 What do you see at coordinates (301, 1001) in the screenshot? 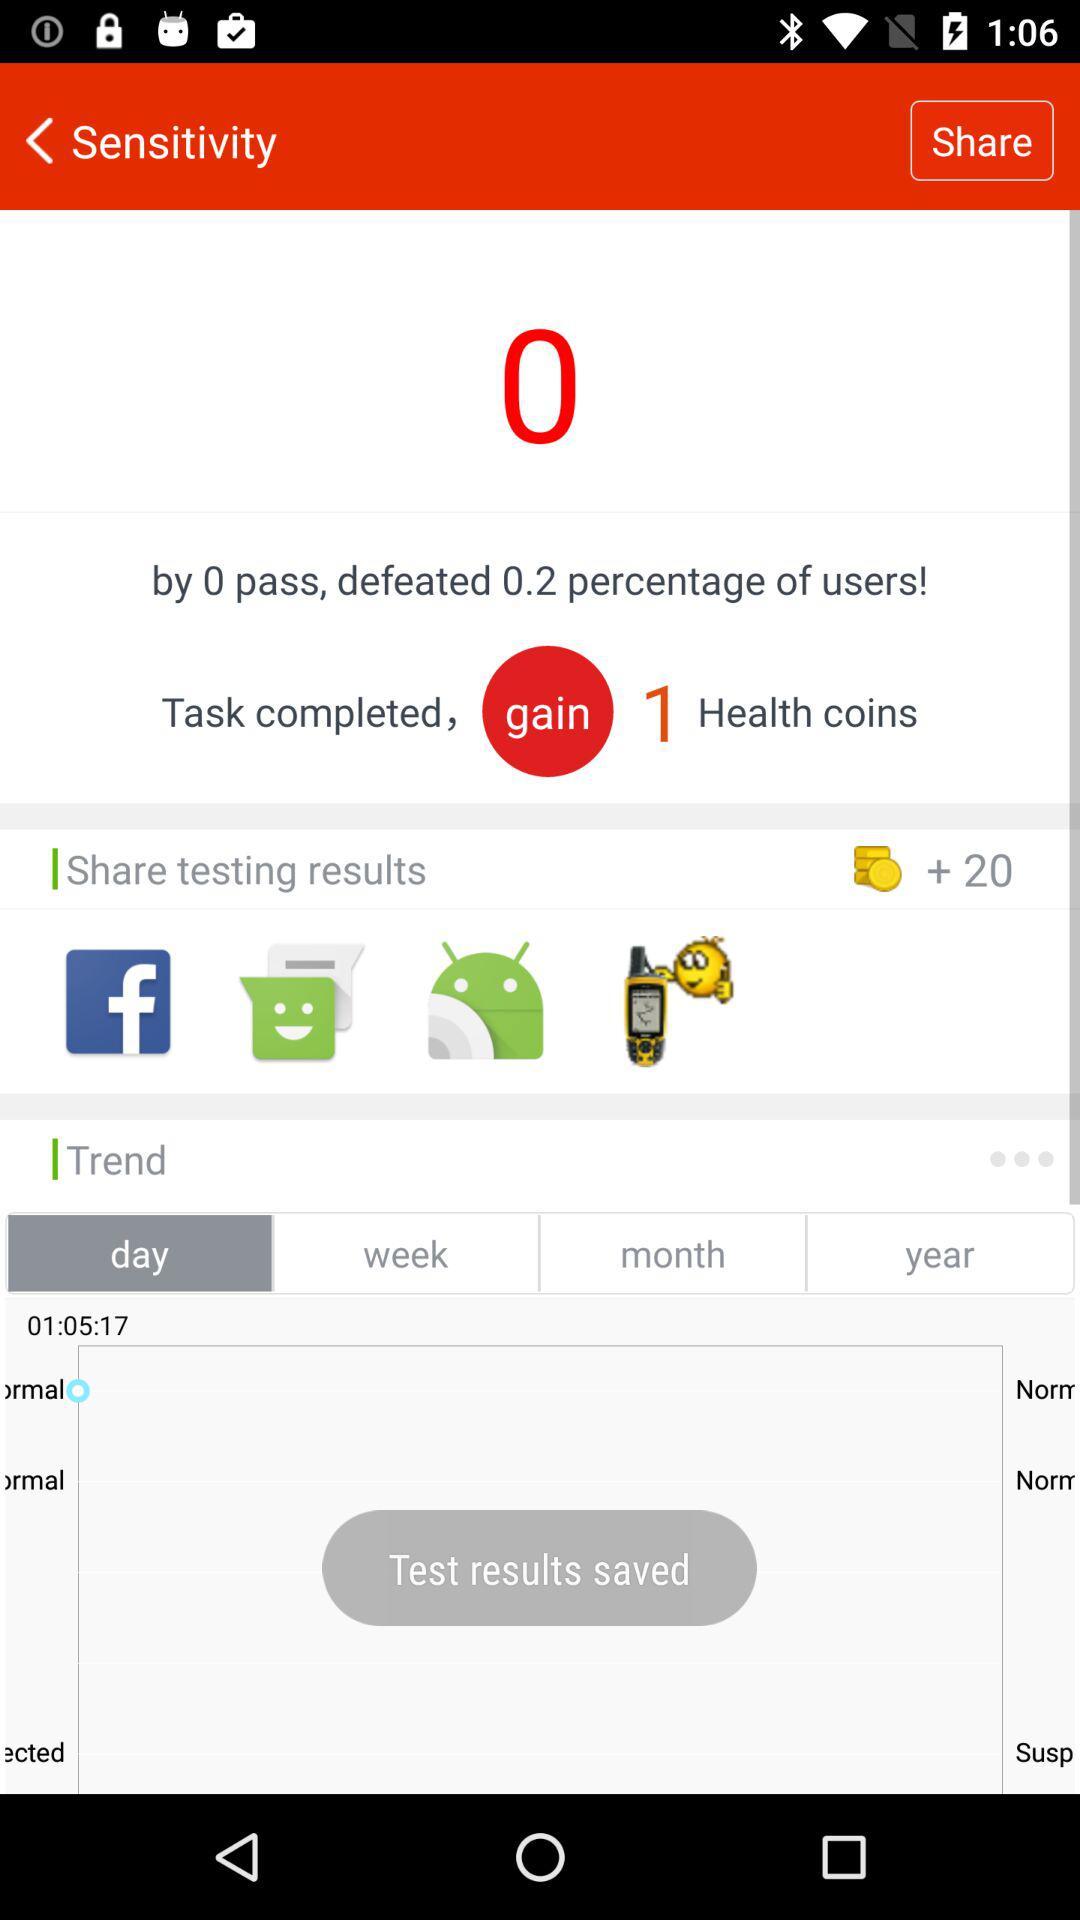
I see `message icon` at bounding box center [301, 1001].